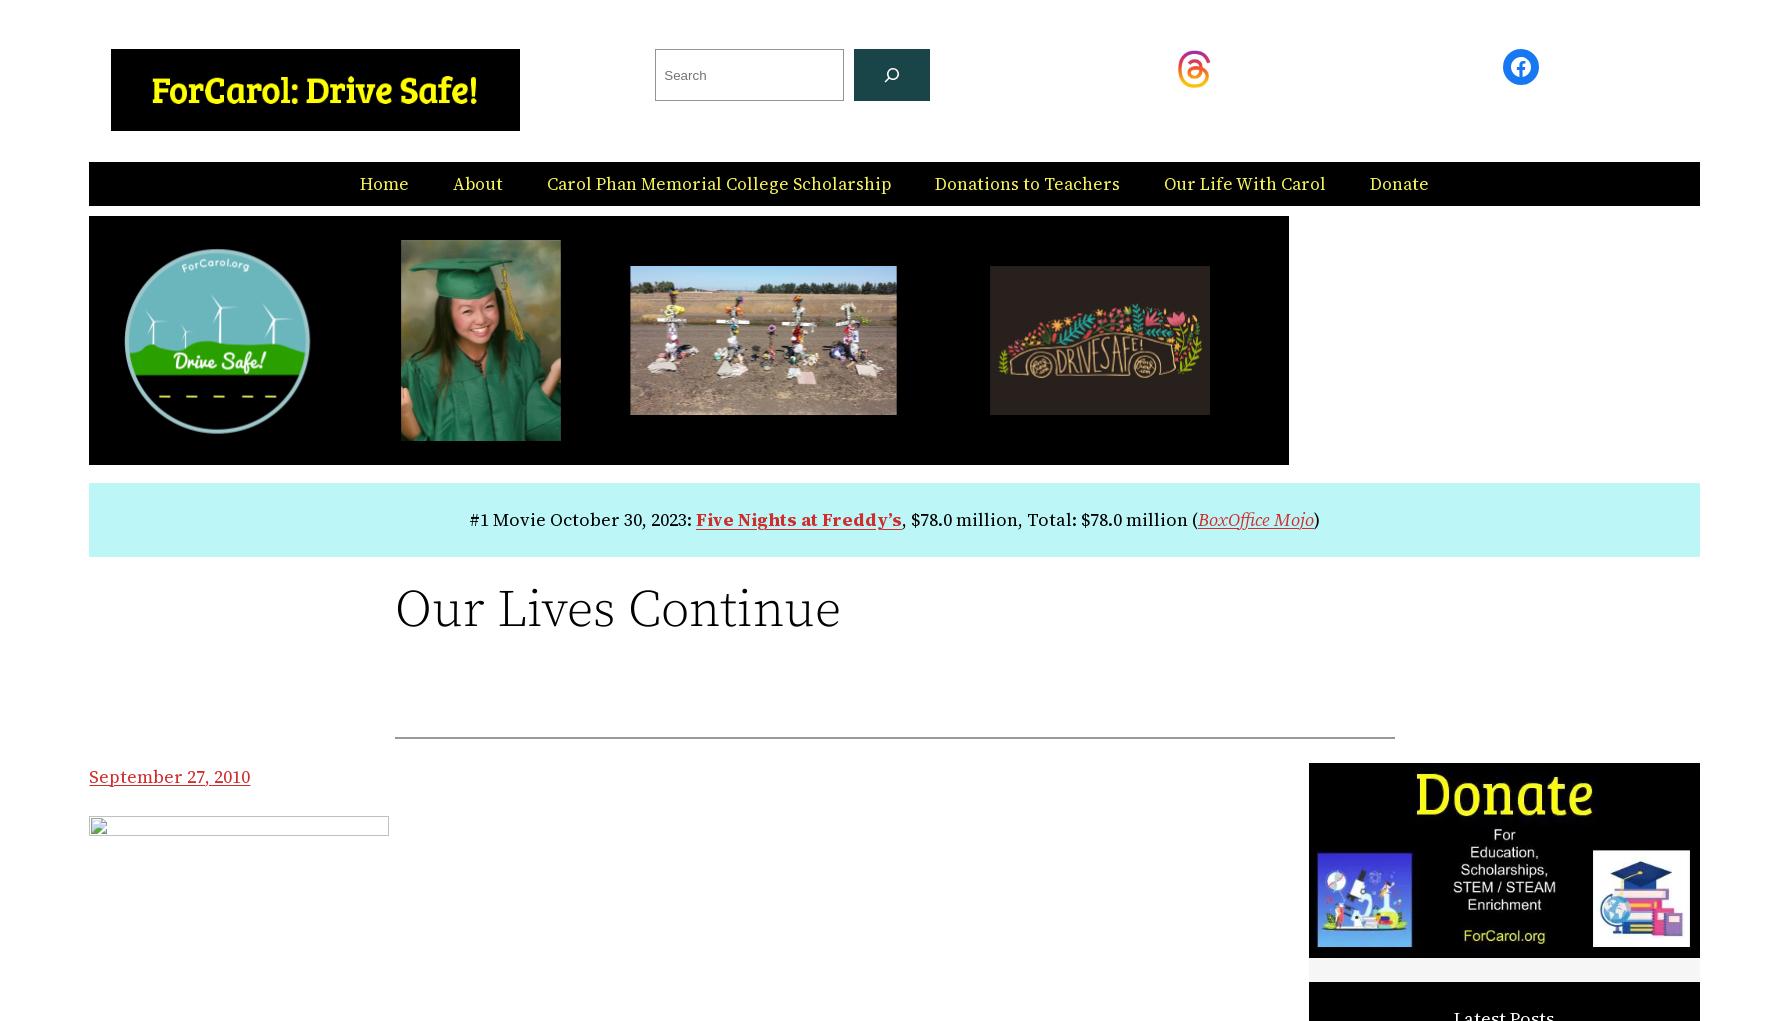 Image resolution: width=1789 pixels, height=1021 pixels. Describe the element at coordinates (1026, 181) in the screenshot. I see `'Donations to Teachers'` at that location.